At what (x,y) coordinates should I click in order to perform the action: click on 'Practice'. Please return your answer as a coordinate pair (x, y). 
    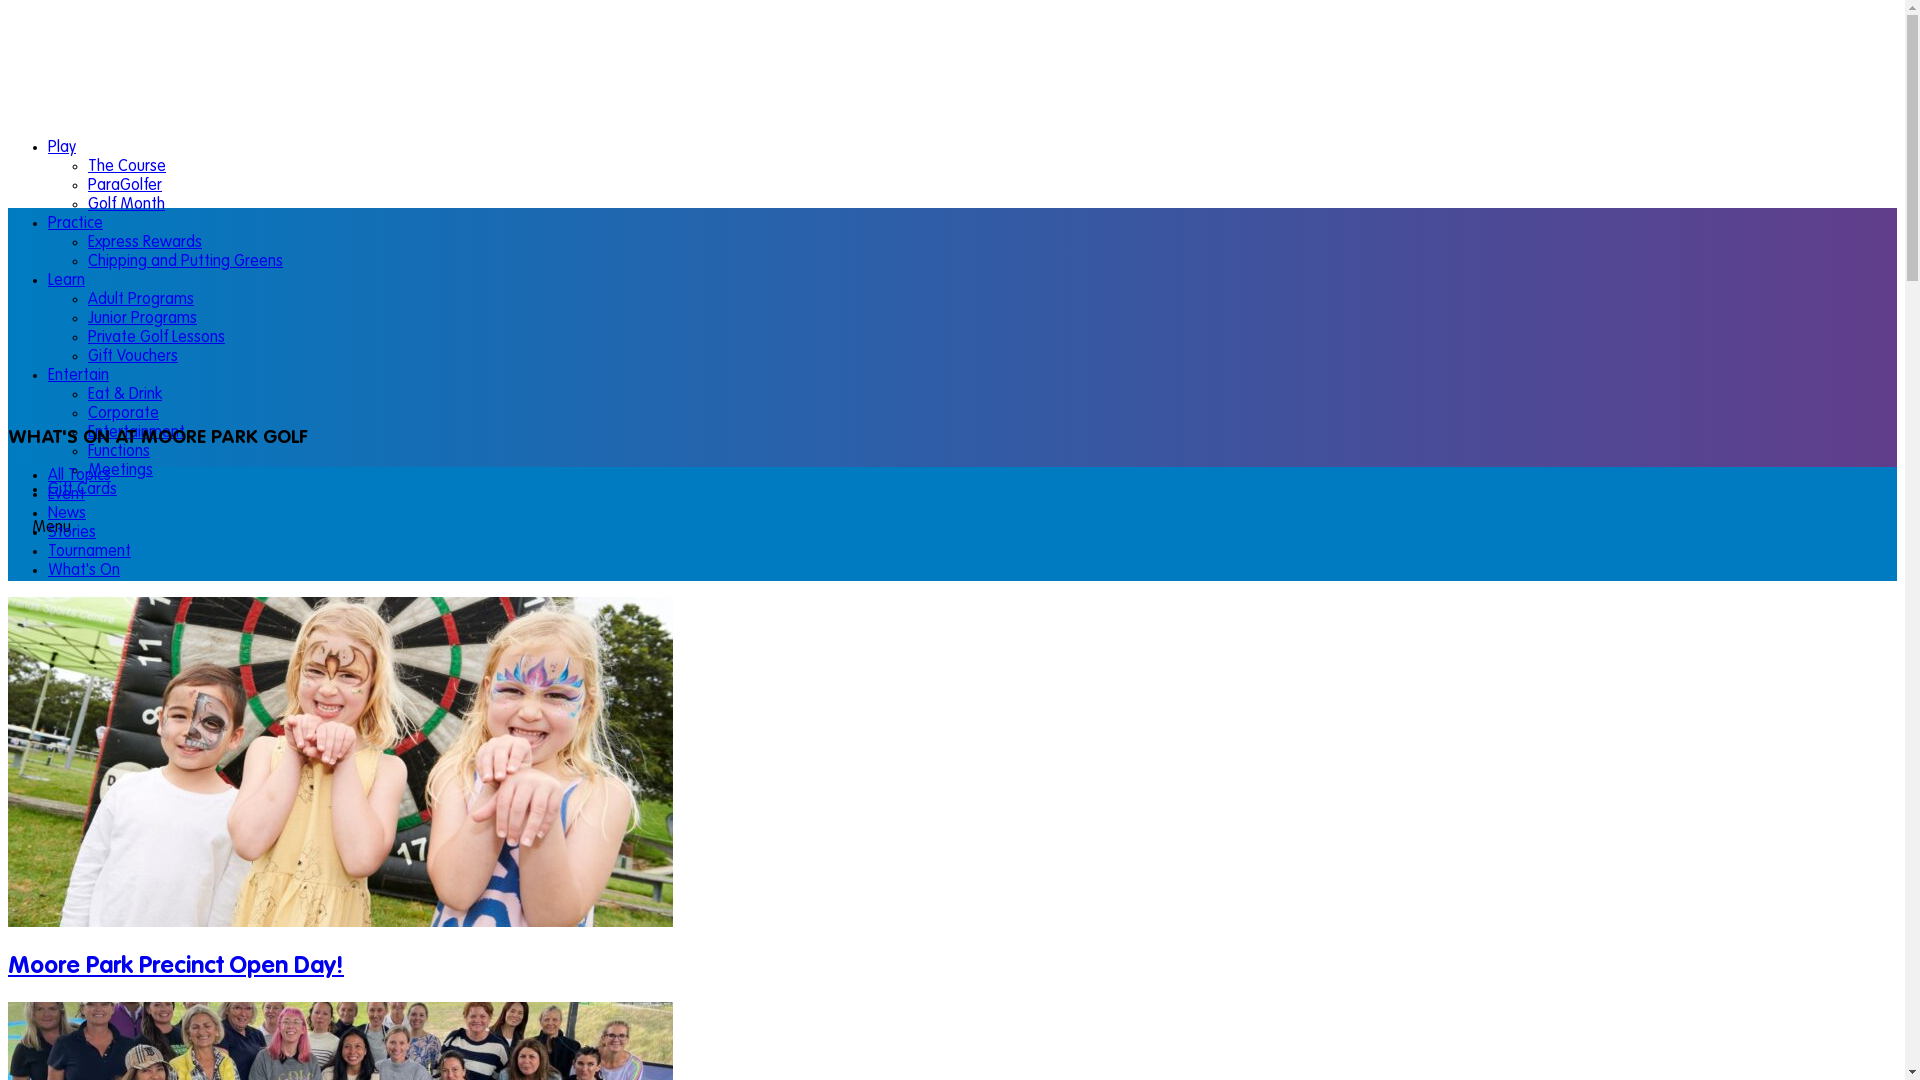
    Looking at the image, I should click on (75, 223).